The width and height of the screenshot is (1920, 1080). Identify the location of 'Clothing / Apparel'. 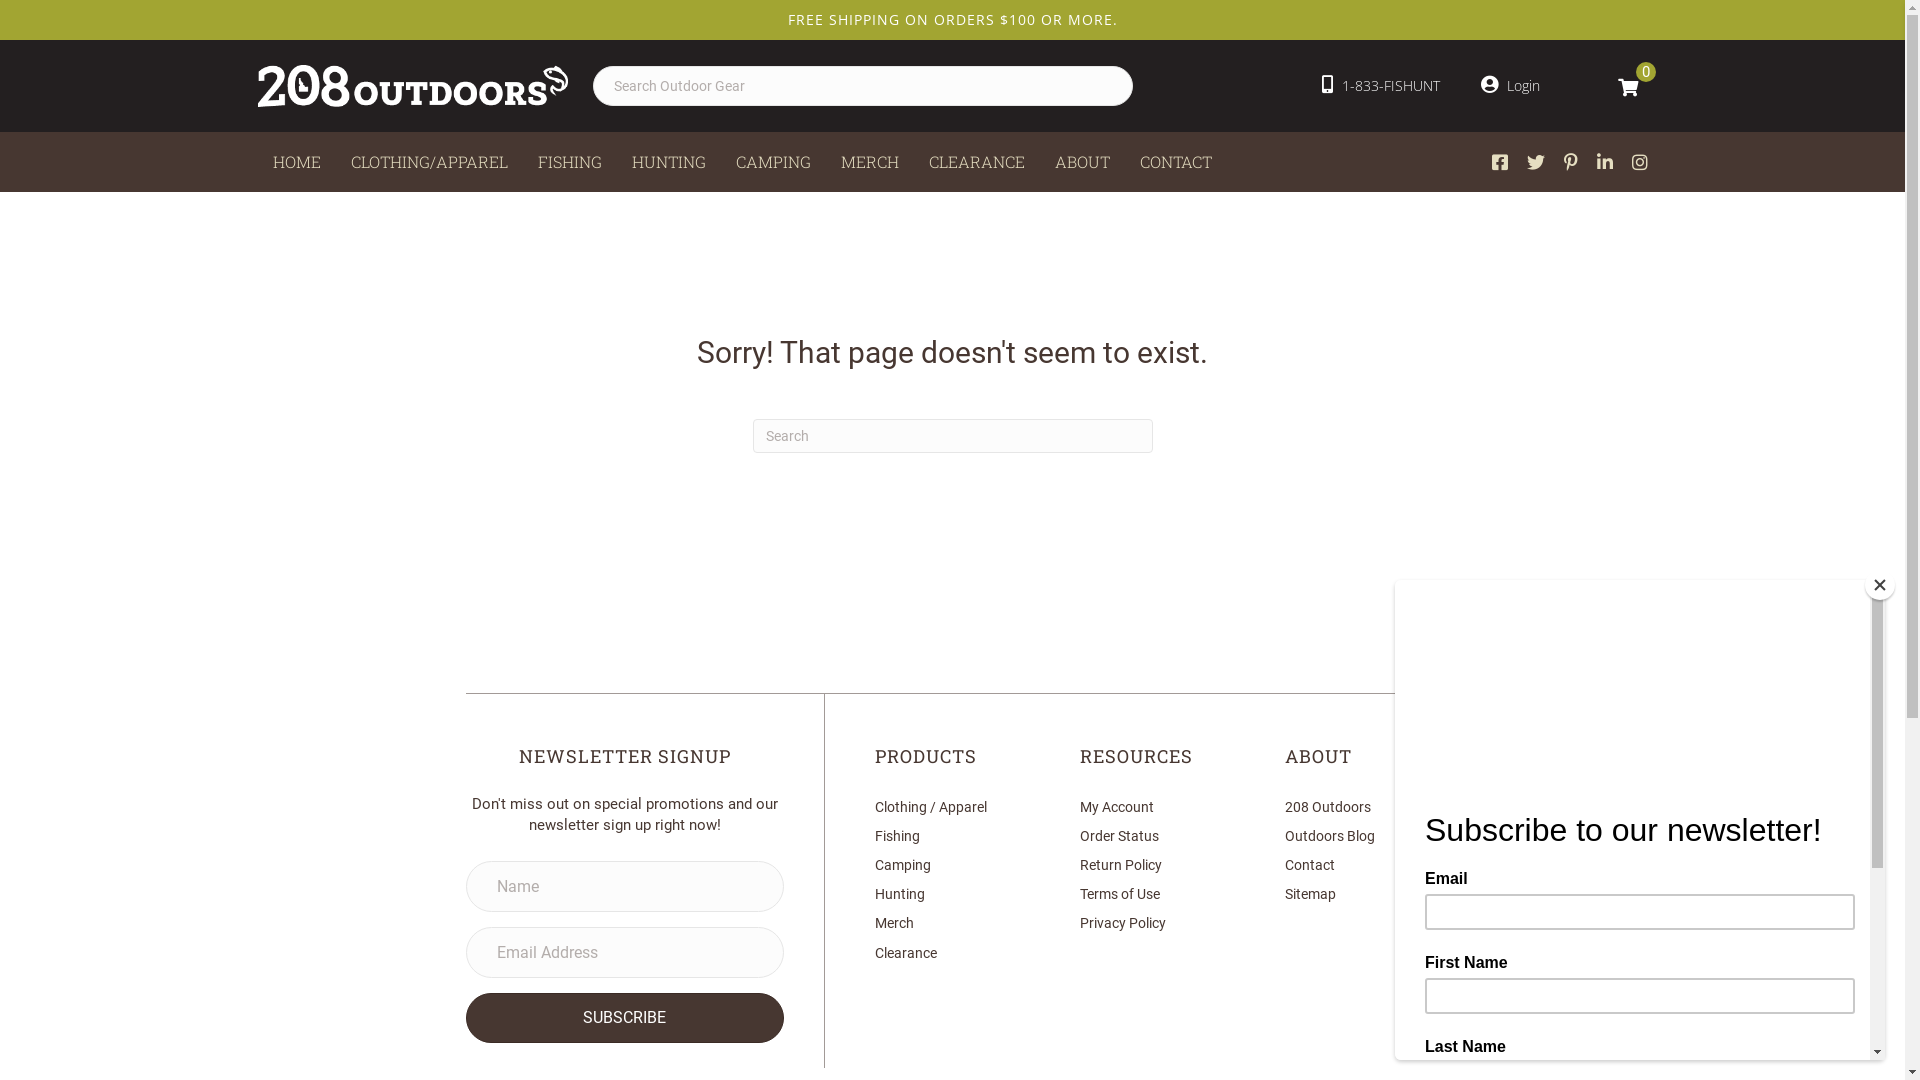
(874, 805).